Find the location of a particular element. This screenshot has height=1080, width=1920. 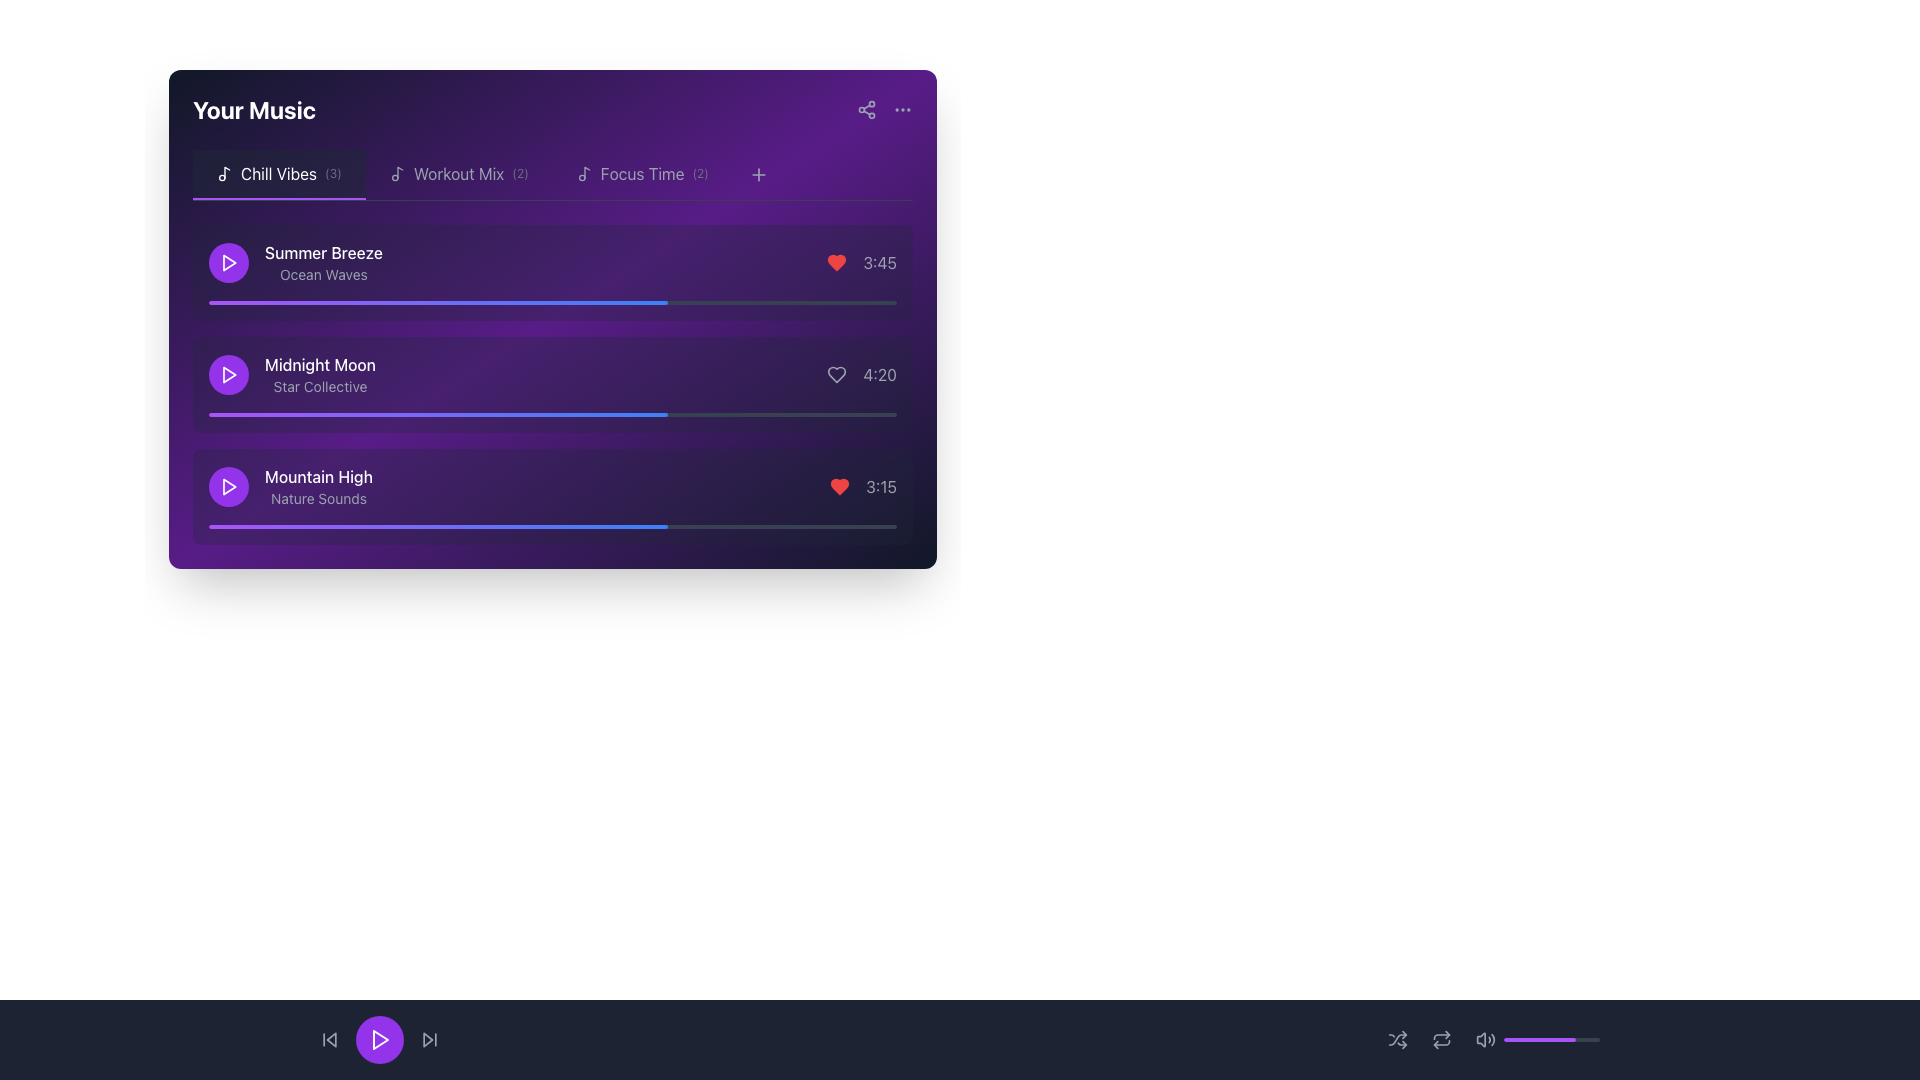

the progress bar located at the bottom of the 'Mountain High' area within the 'Your Music' interface is located at coordinates (552, 526).